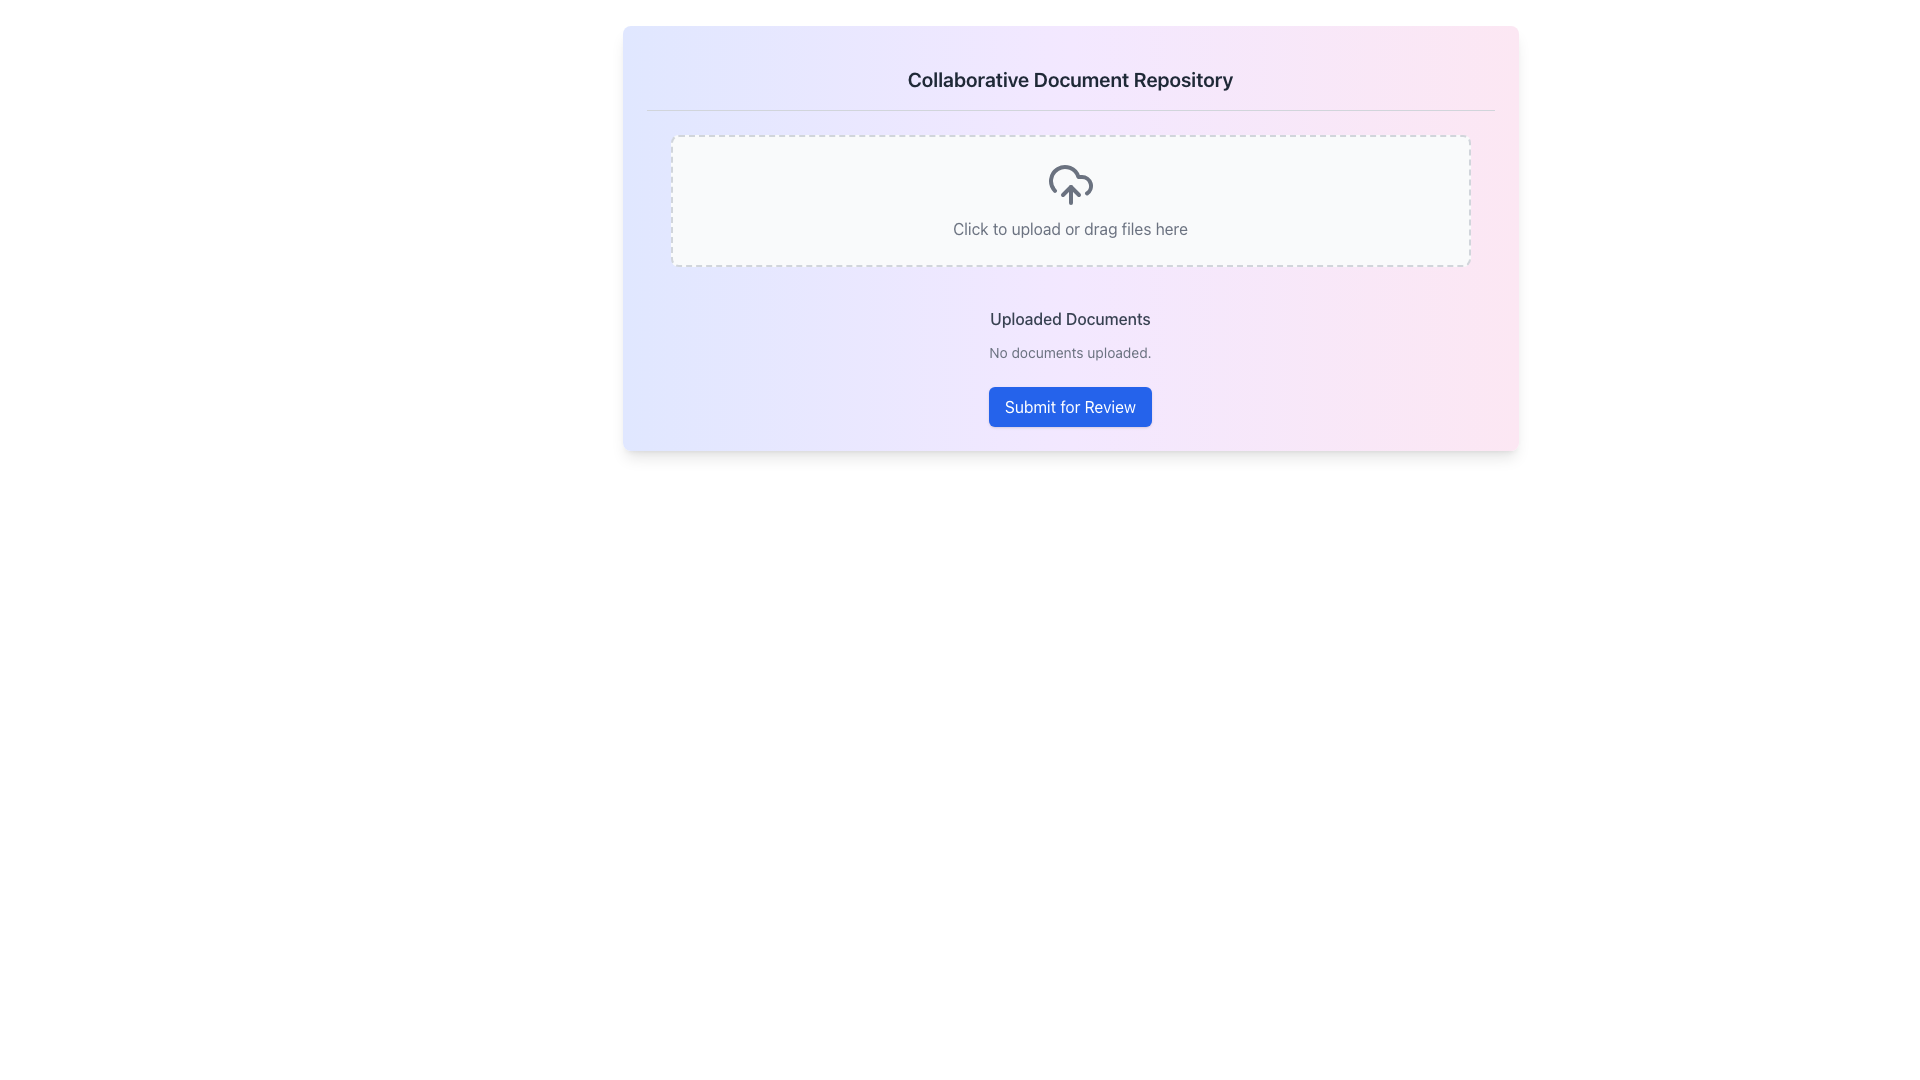 This screenshot has width=1920, height=1080. I want to click on the text label that reads 'Uploaded Documents', which is styled with a medium font weight and gray color, located above 'No documents uploaded.' and below the uploading interface area, so click(1069, 318).